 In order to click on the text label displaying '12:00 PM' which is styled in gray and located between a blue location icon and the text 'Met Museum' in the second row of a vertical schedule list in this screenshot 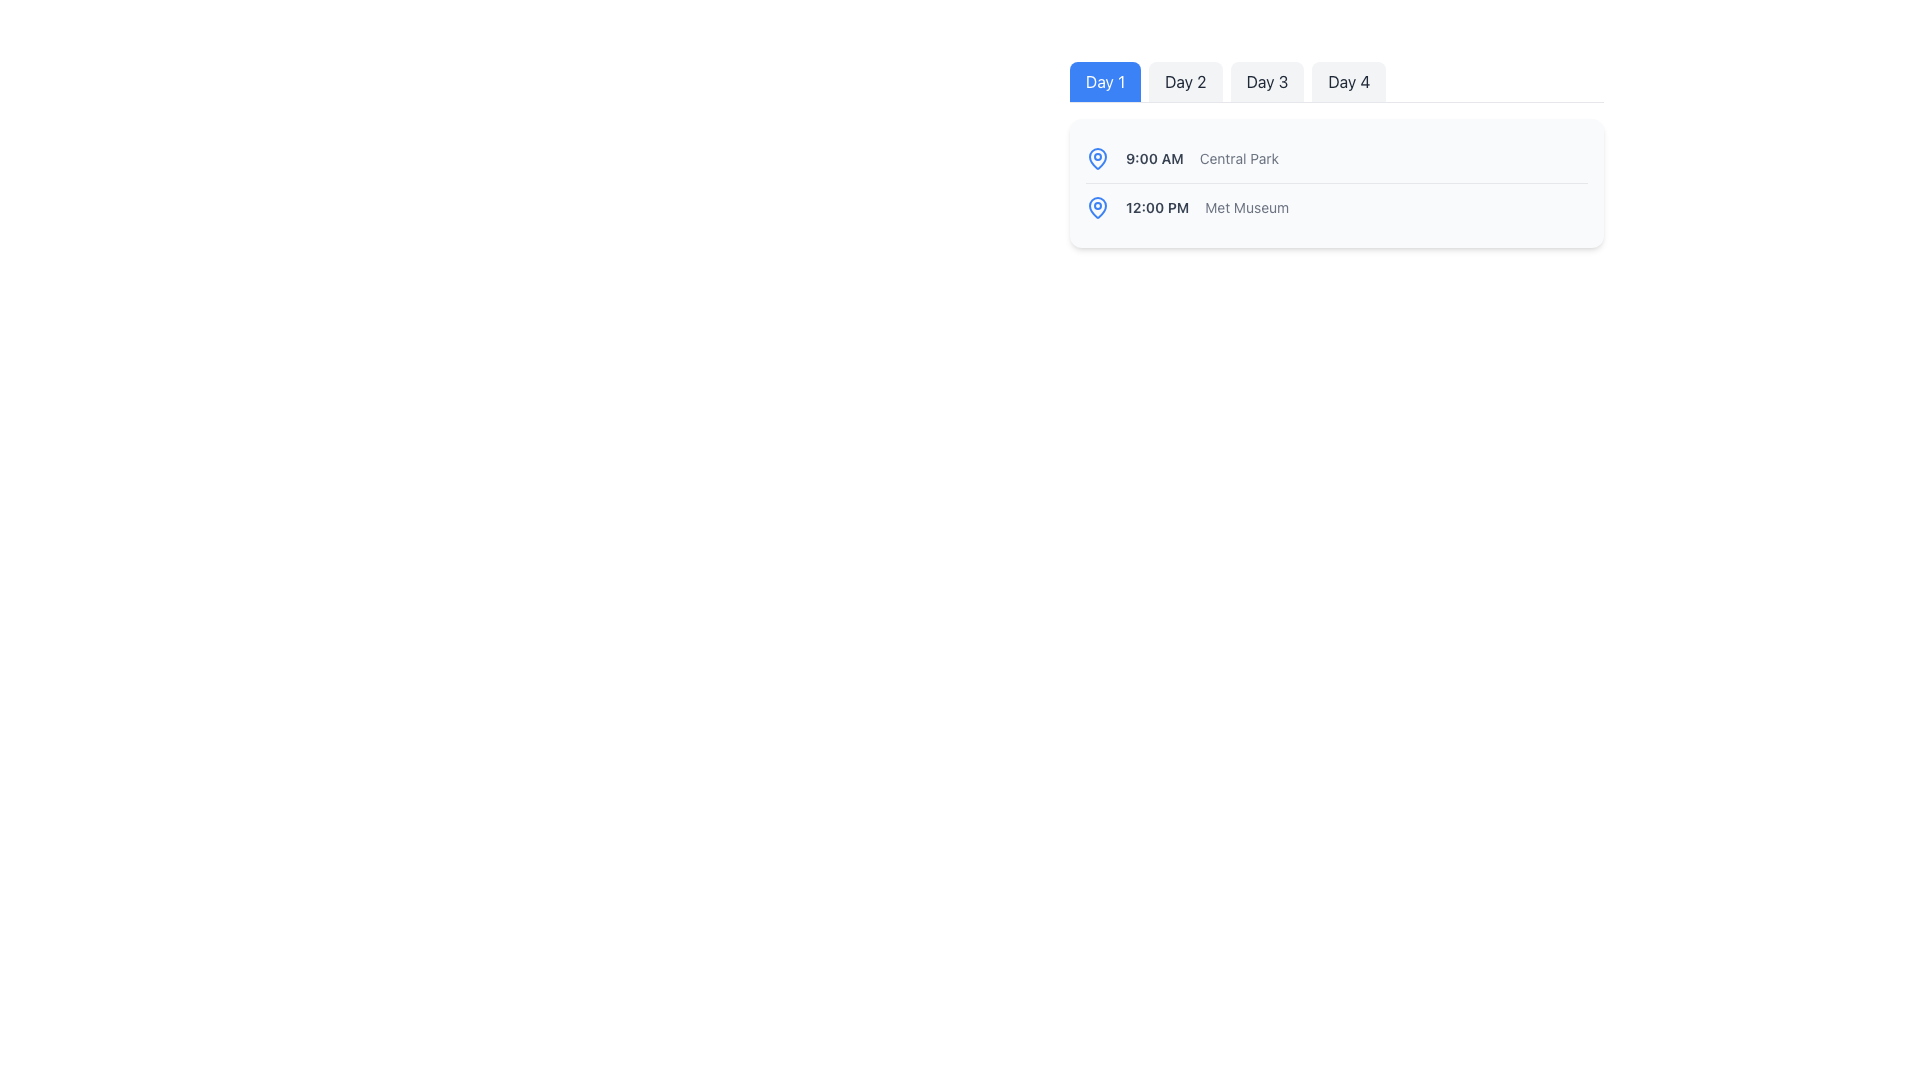, I will do `click(1157, 208)`.